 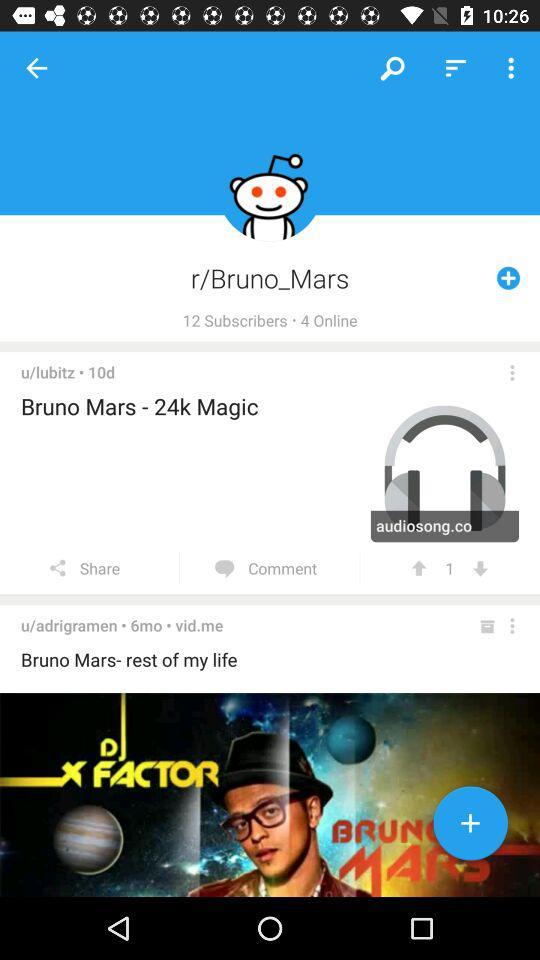 I want to click on menu, so click(x=512, y=625).